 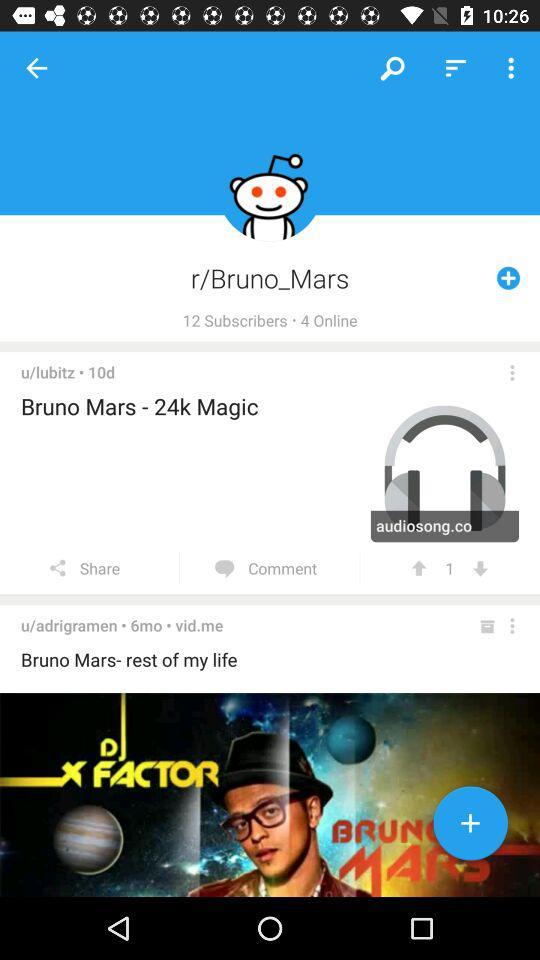 I want to click on menu, so click(x=512, y=625).